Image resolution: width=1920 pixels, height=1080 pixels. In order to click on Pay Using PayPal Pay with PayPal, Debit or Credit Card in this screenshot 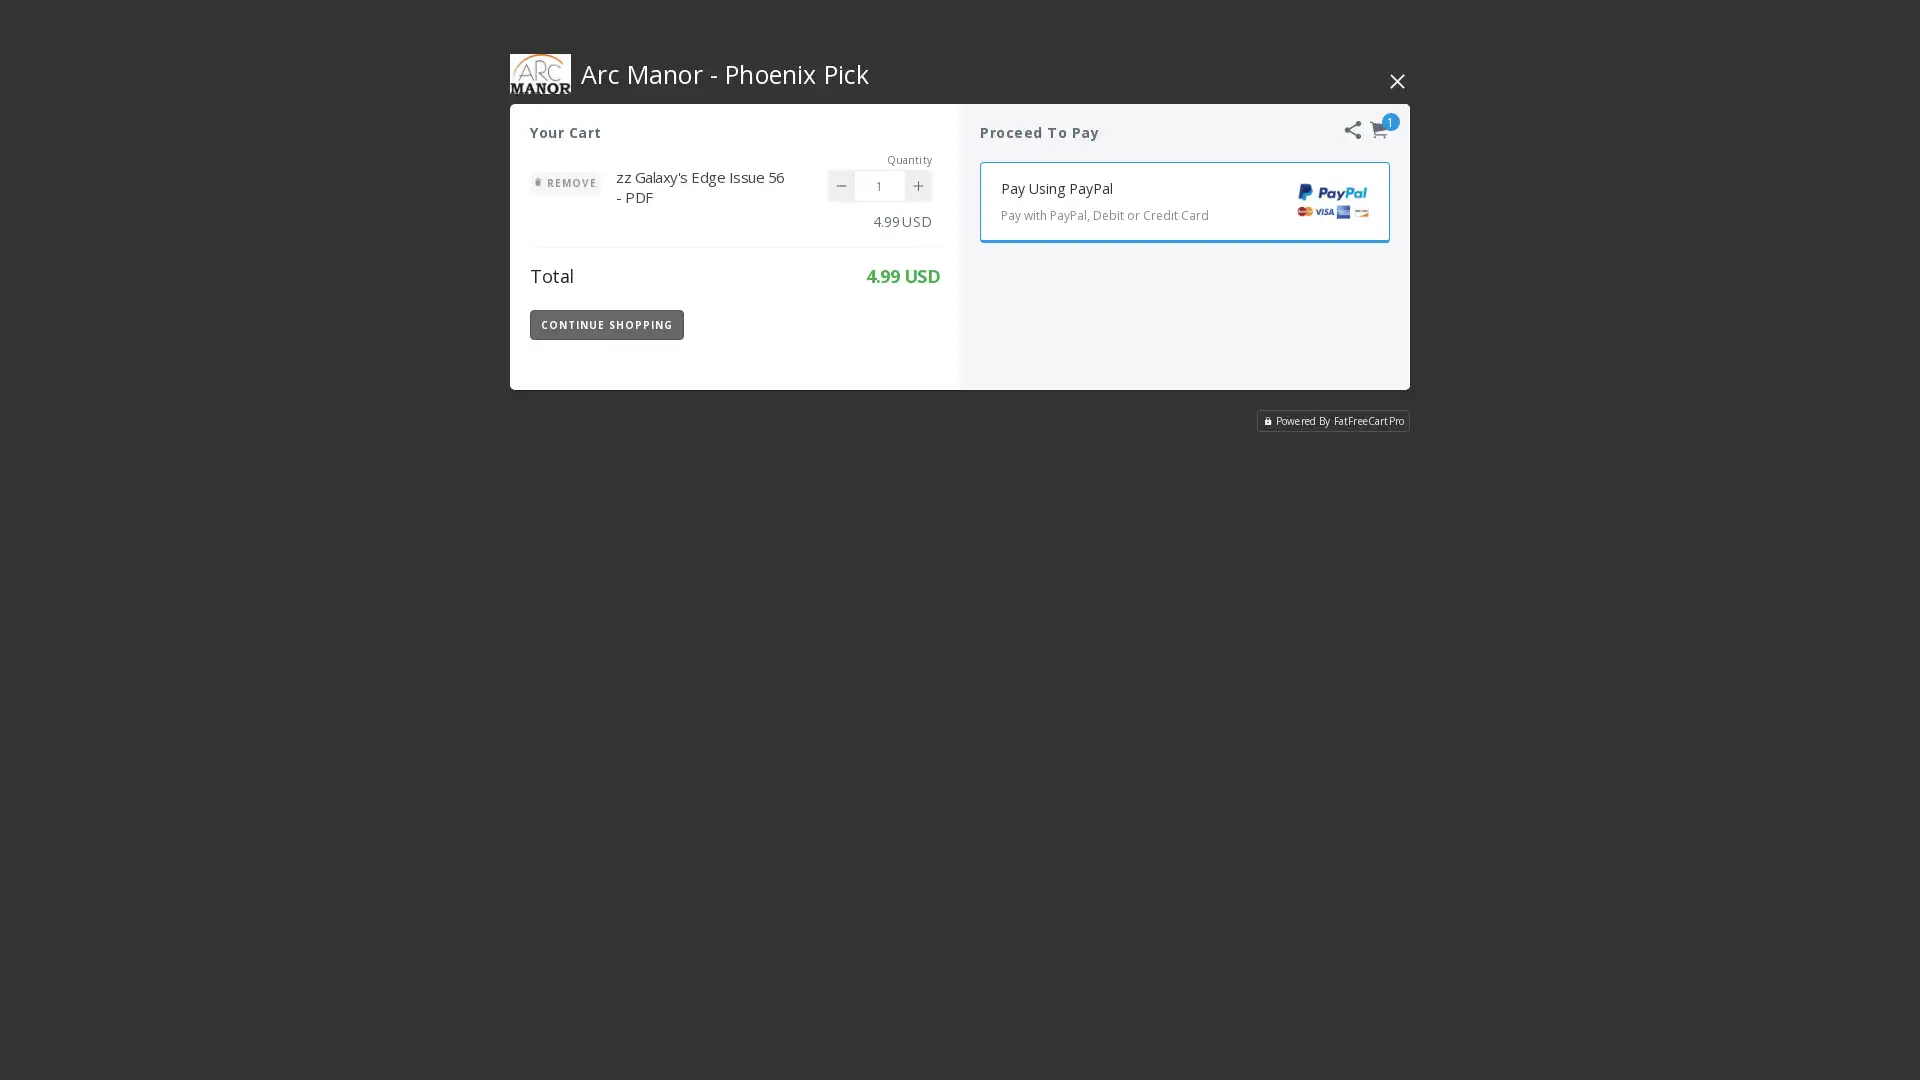, I will do `click(1185, 201)`.